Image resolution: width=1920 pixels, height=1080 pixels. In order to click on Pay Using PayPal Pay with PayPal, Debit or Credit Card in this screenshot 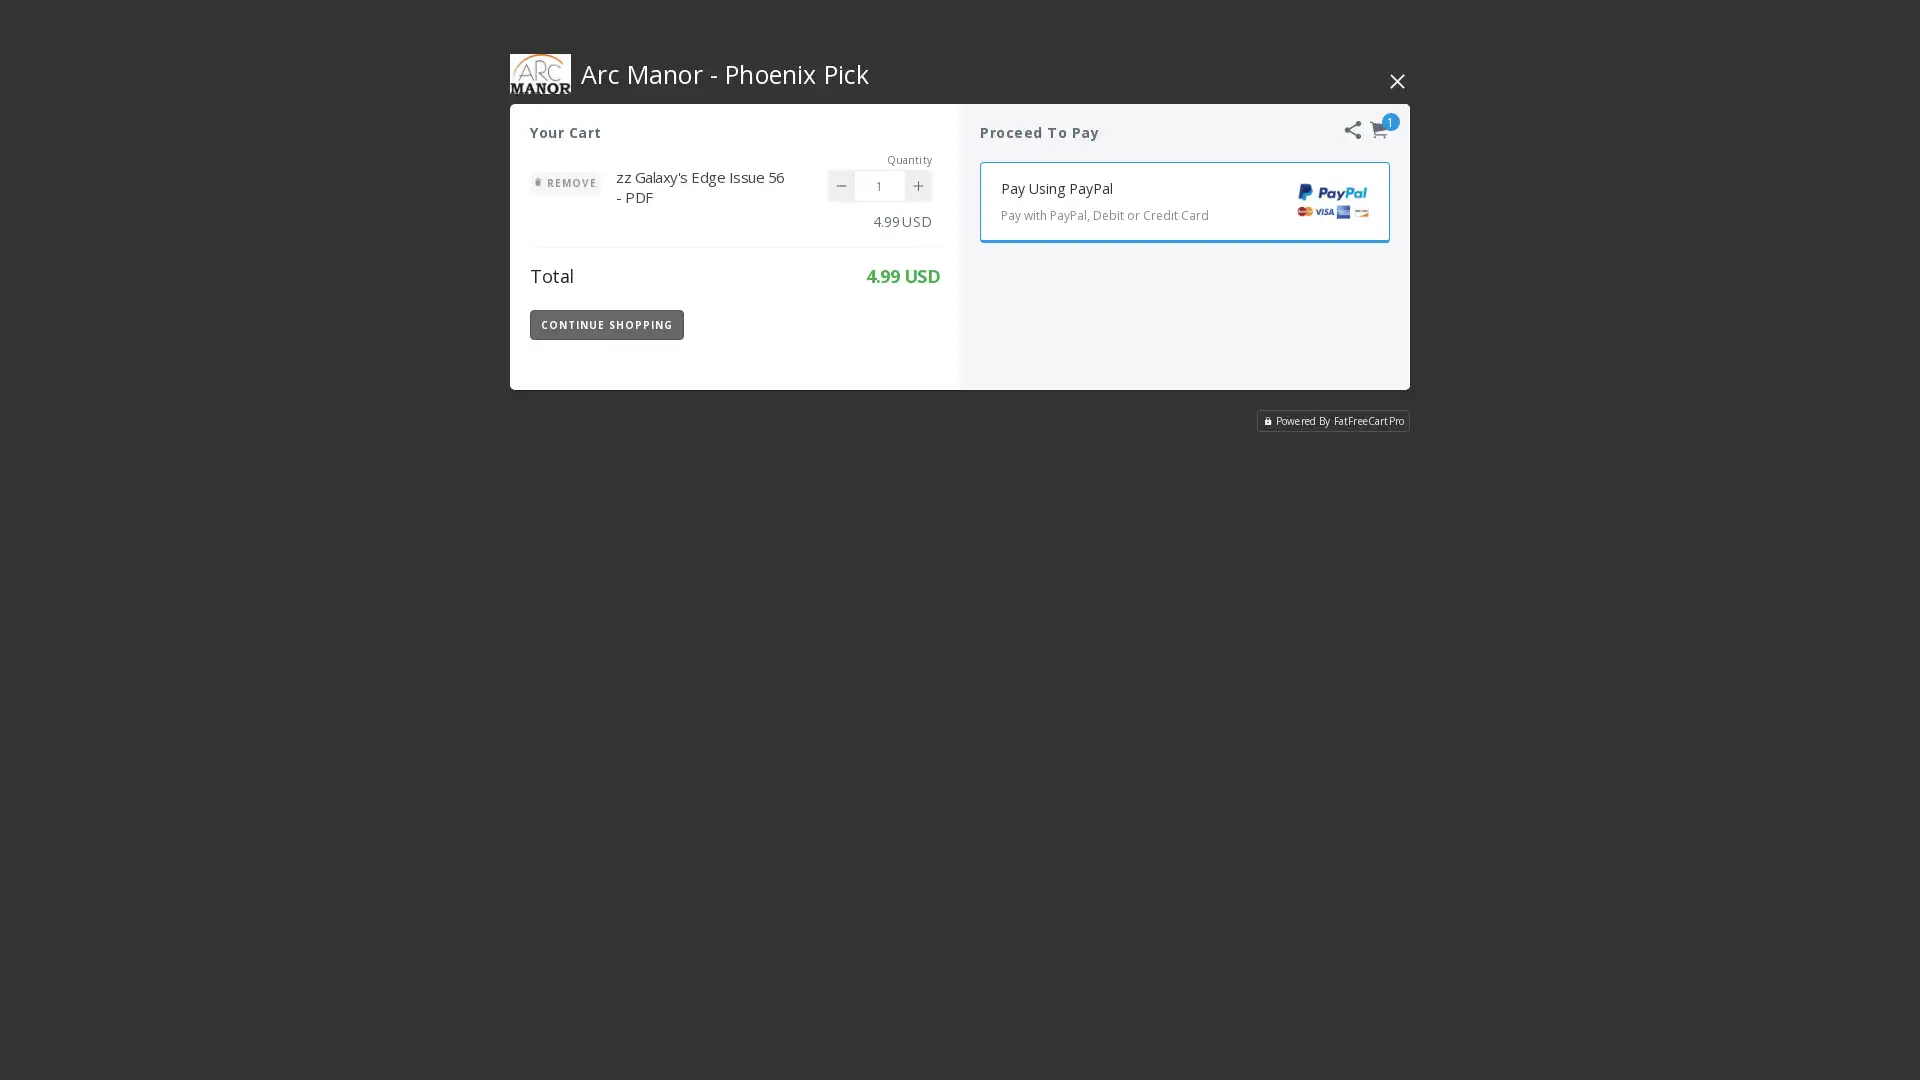, I will do `click(1185, 201)`.